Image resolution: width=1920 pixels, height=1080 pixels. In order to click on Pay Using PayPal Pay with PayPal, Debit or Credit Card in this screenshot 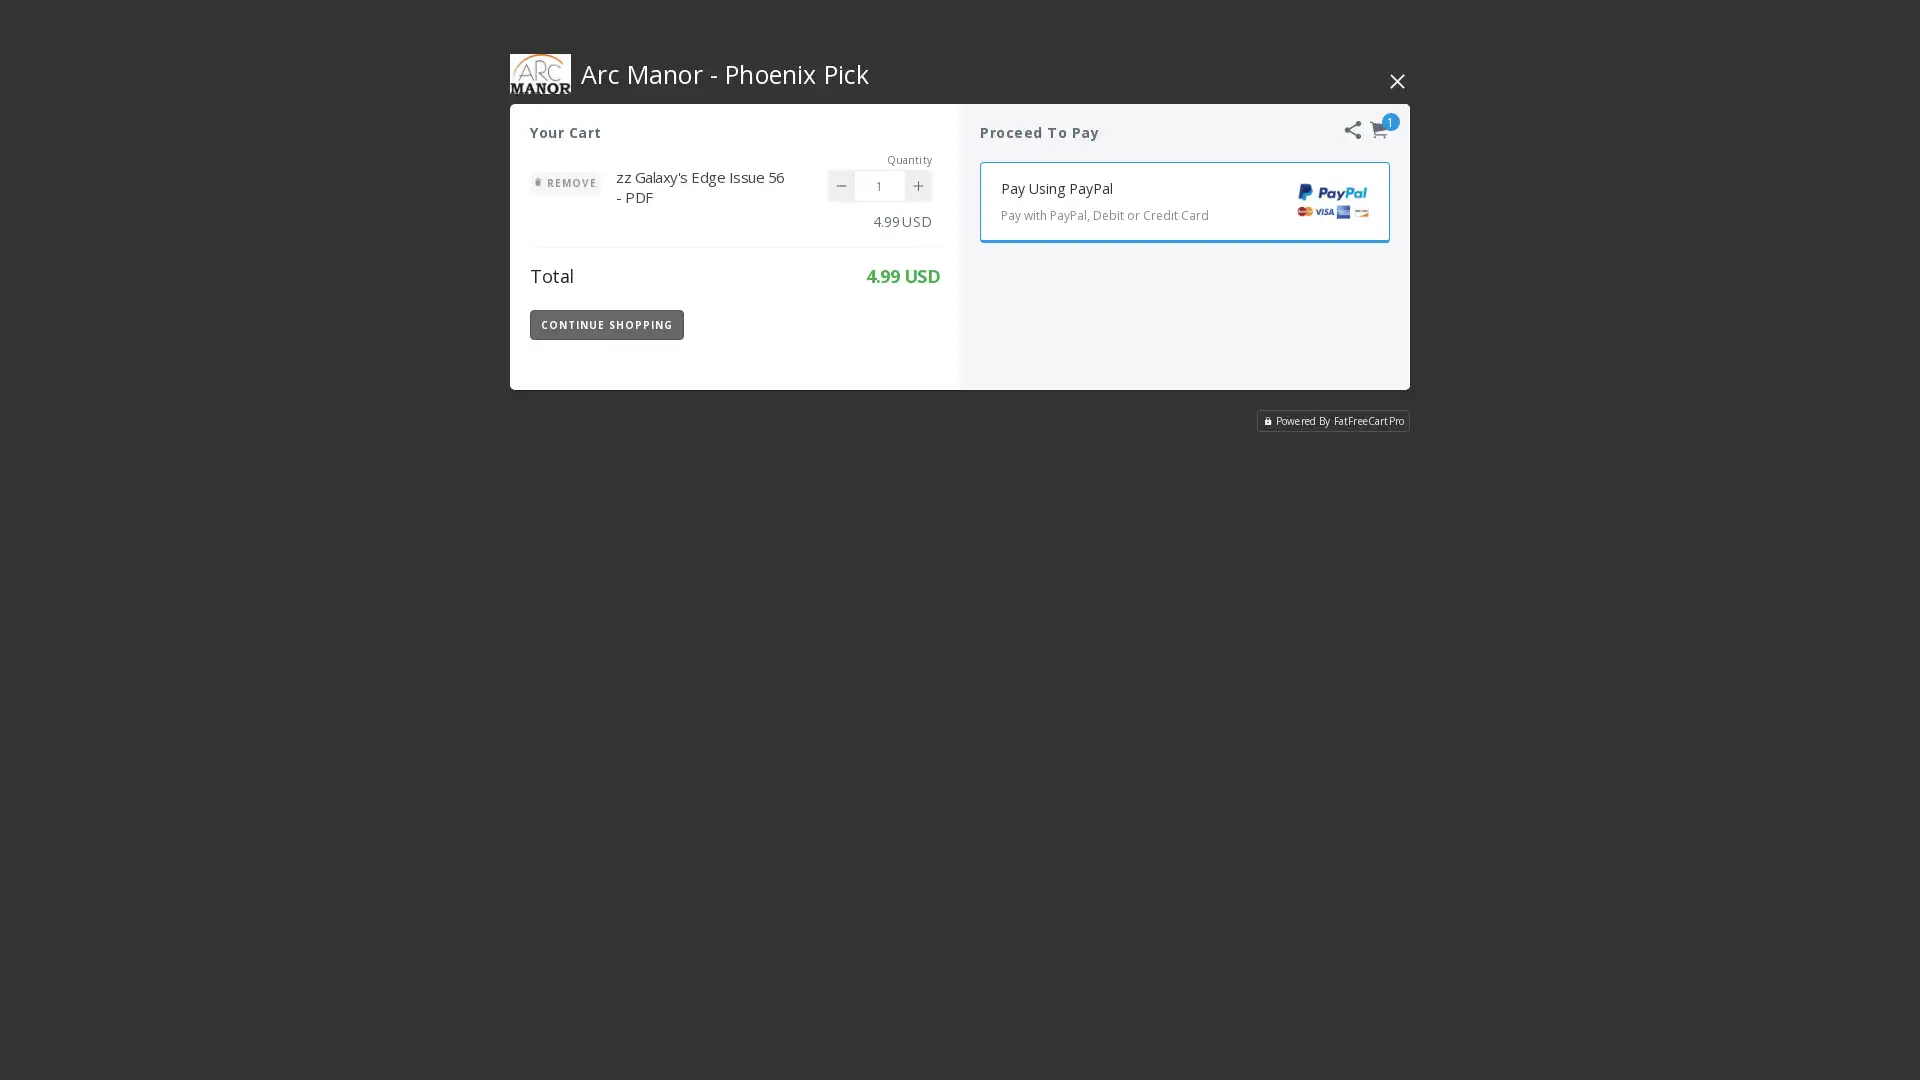, I will do `click(1185, 201)`.